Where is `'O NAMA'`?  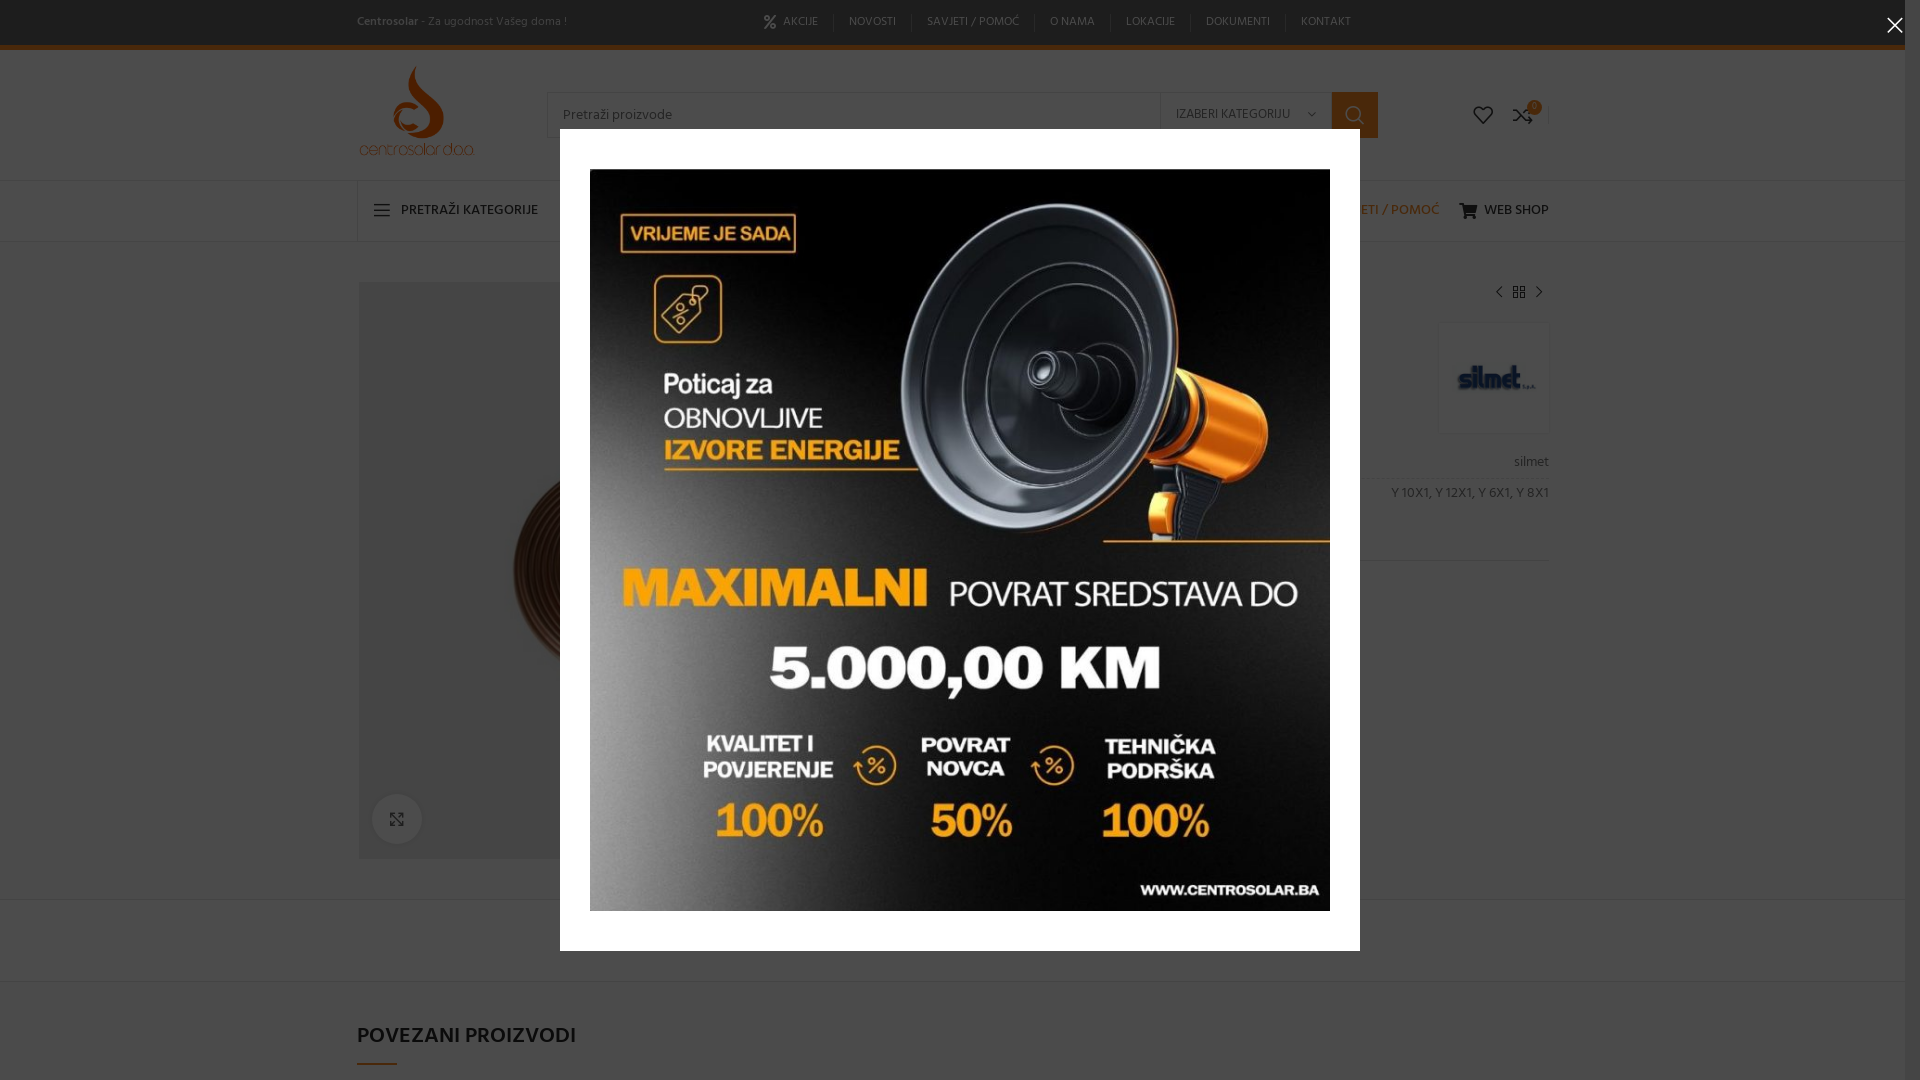 'O NAMA' is located at coordinates (1049, 22).